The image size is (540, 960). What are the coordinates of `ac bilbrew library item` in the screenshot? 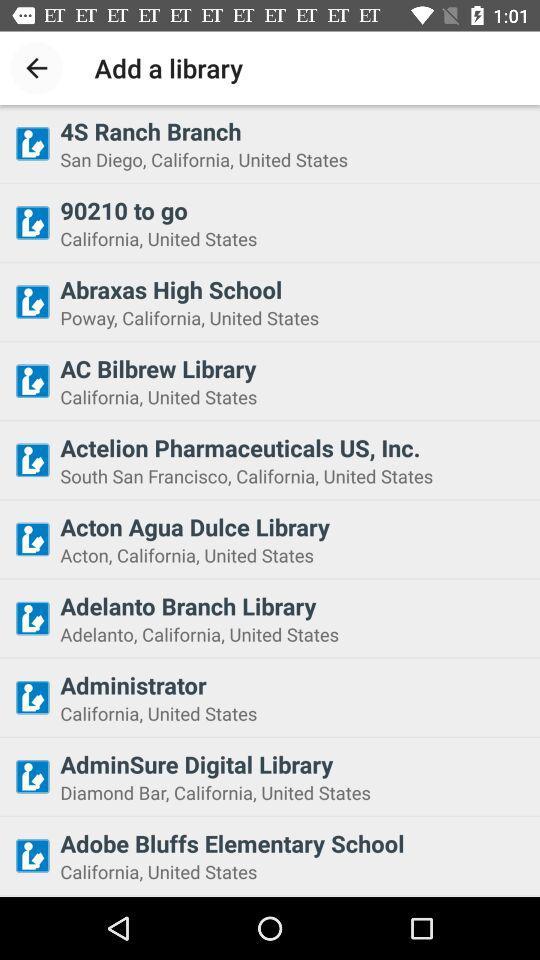 It's located at (293, 367).